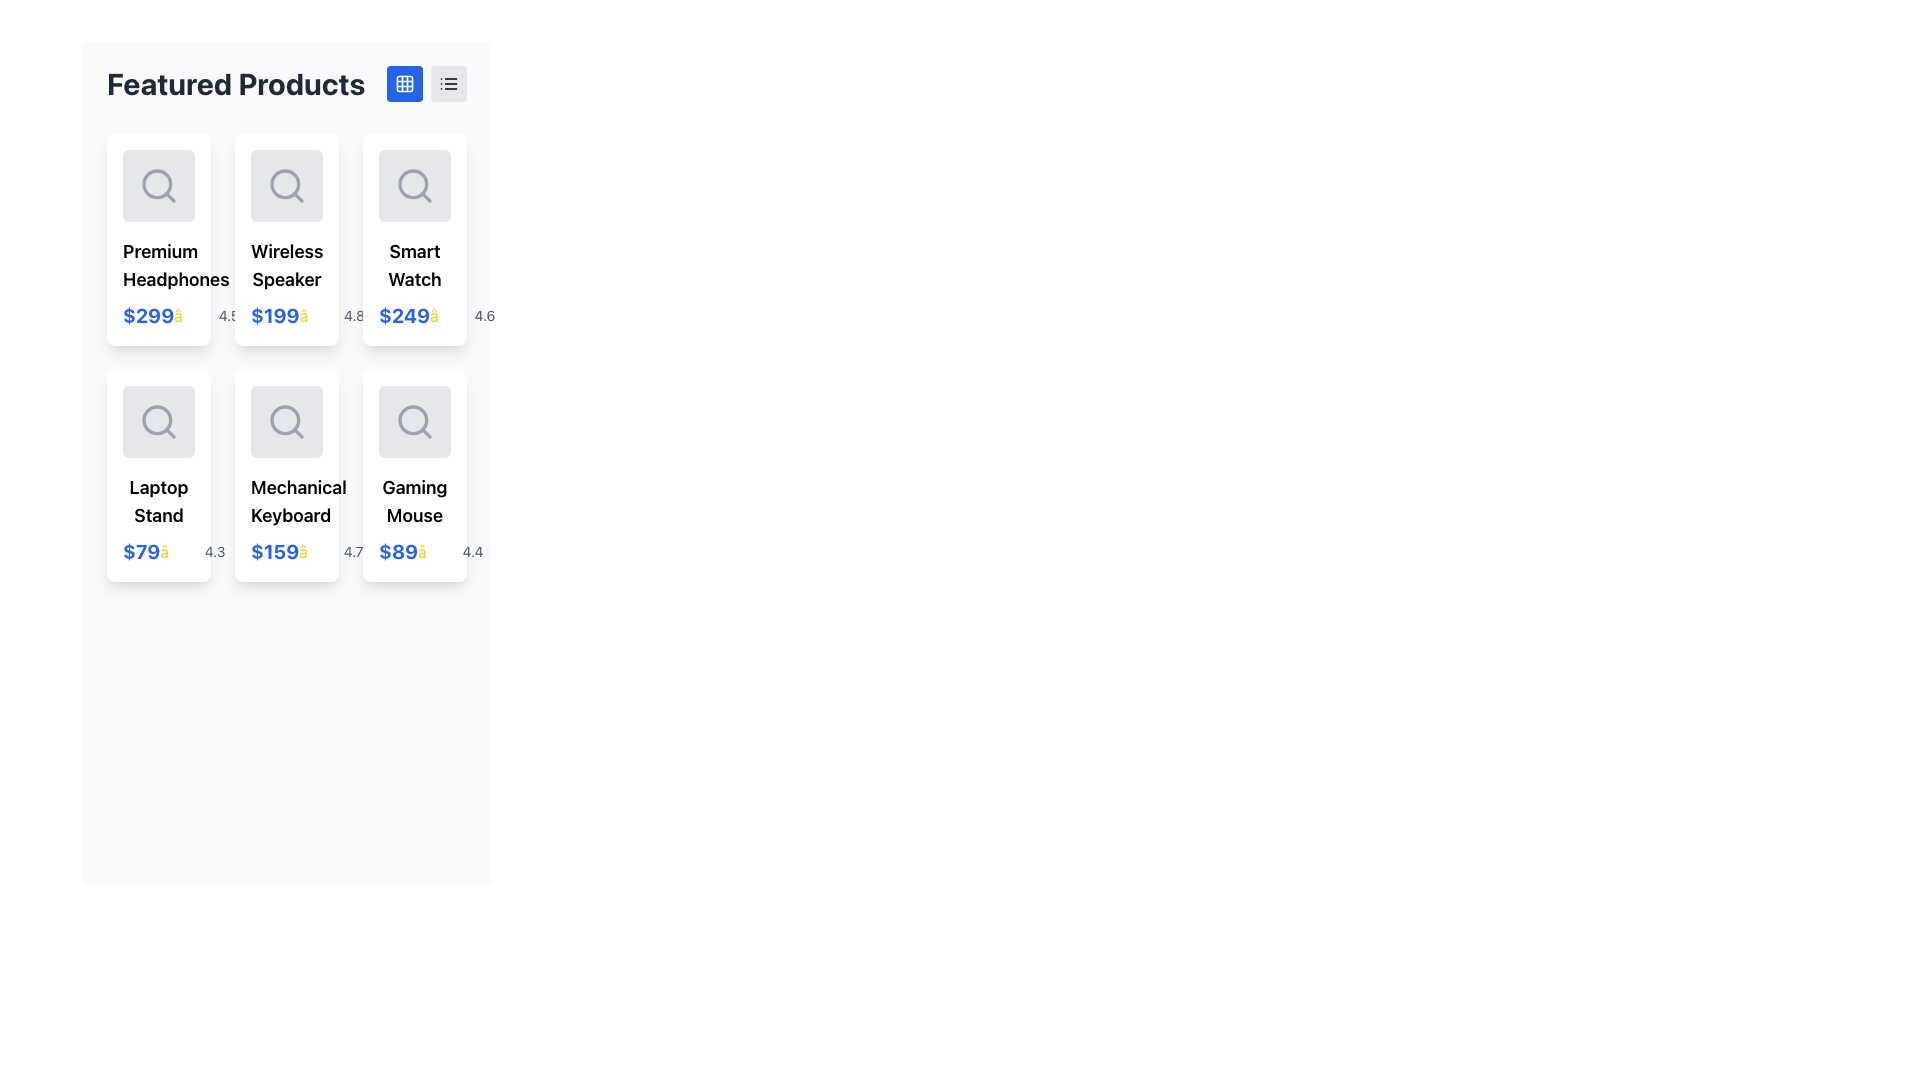  Describe the element at coordinates (286, 475) in the screenshot. I see `the product card, which is the fifth card in a grid layout of six products, from its current position` at that location.